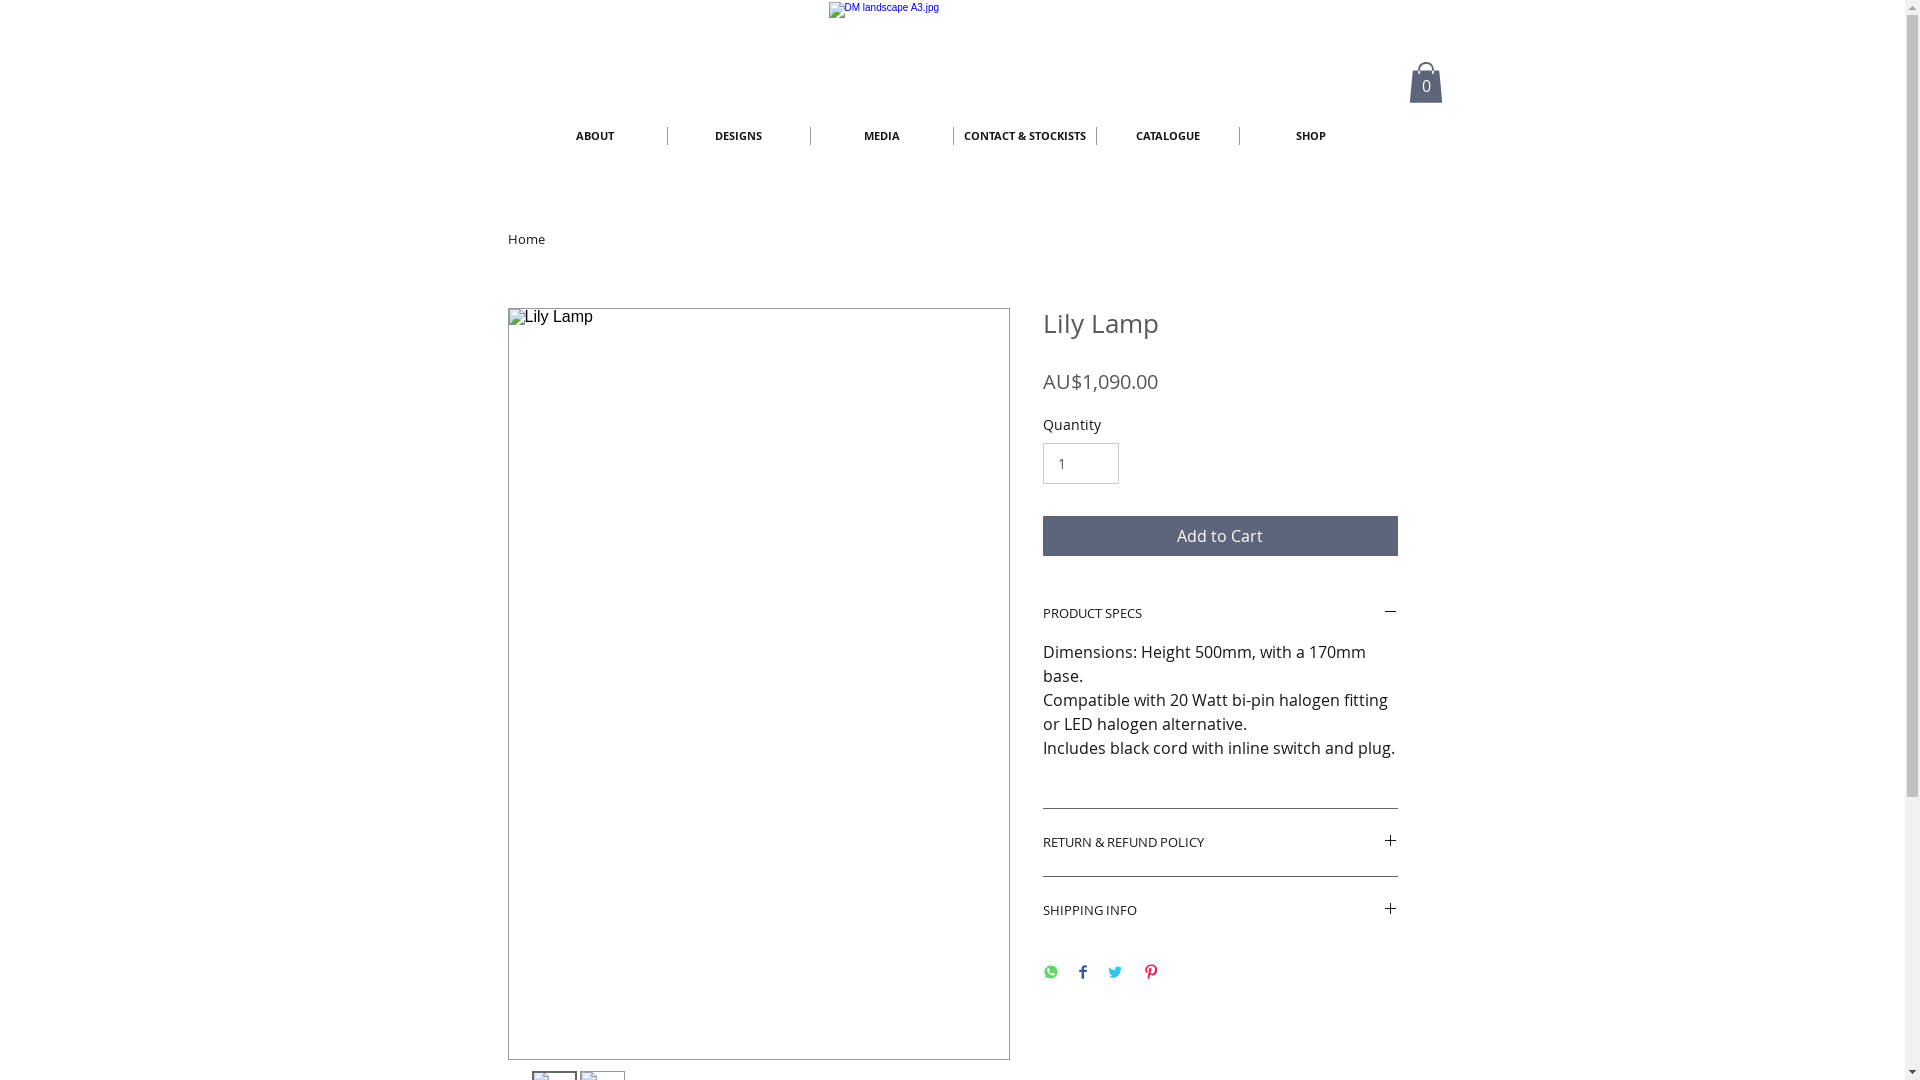 Image resolution: width=1920 pixels, height=1080 pixels. What do you see at coordinates (594, 135) in the screenshot?
I see `'ABOUT'` at bounding box center [594, 135].